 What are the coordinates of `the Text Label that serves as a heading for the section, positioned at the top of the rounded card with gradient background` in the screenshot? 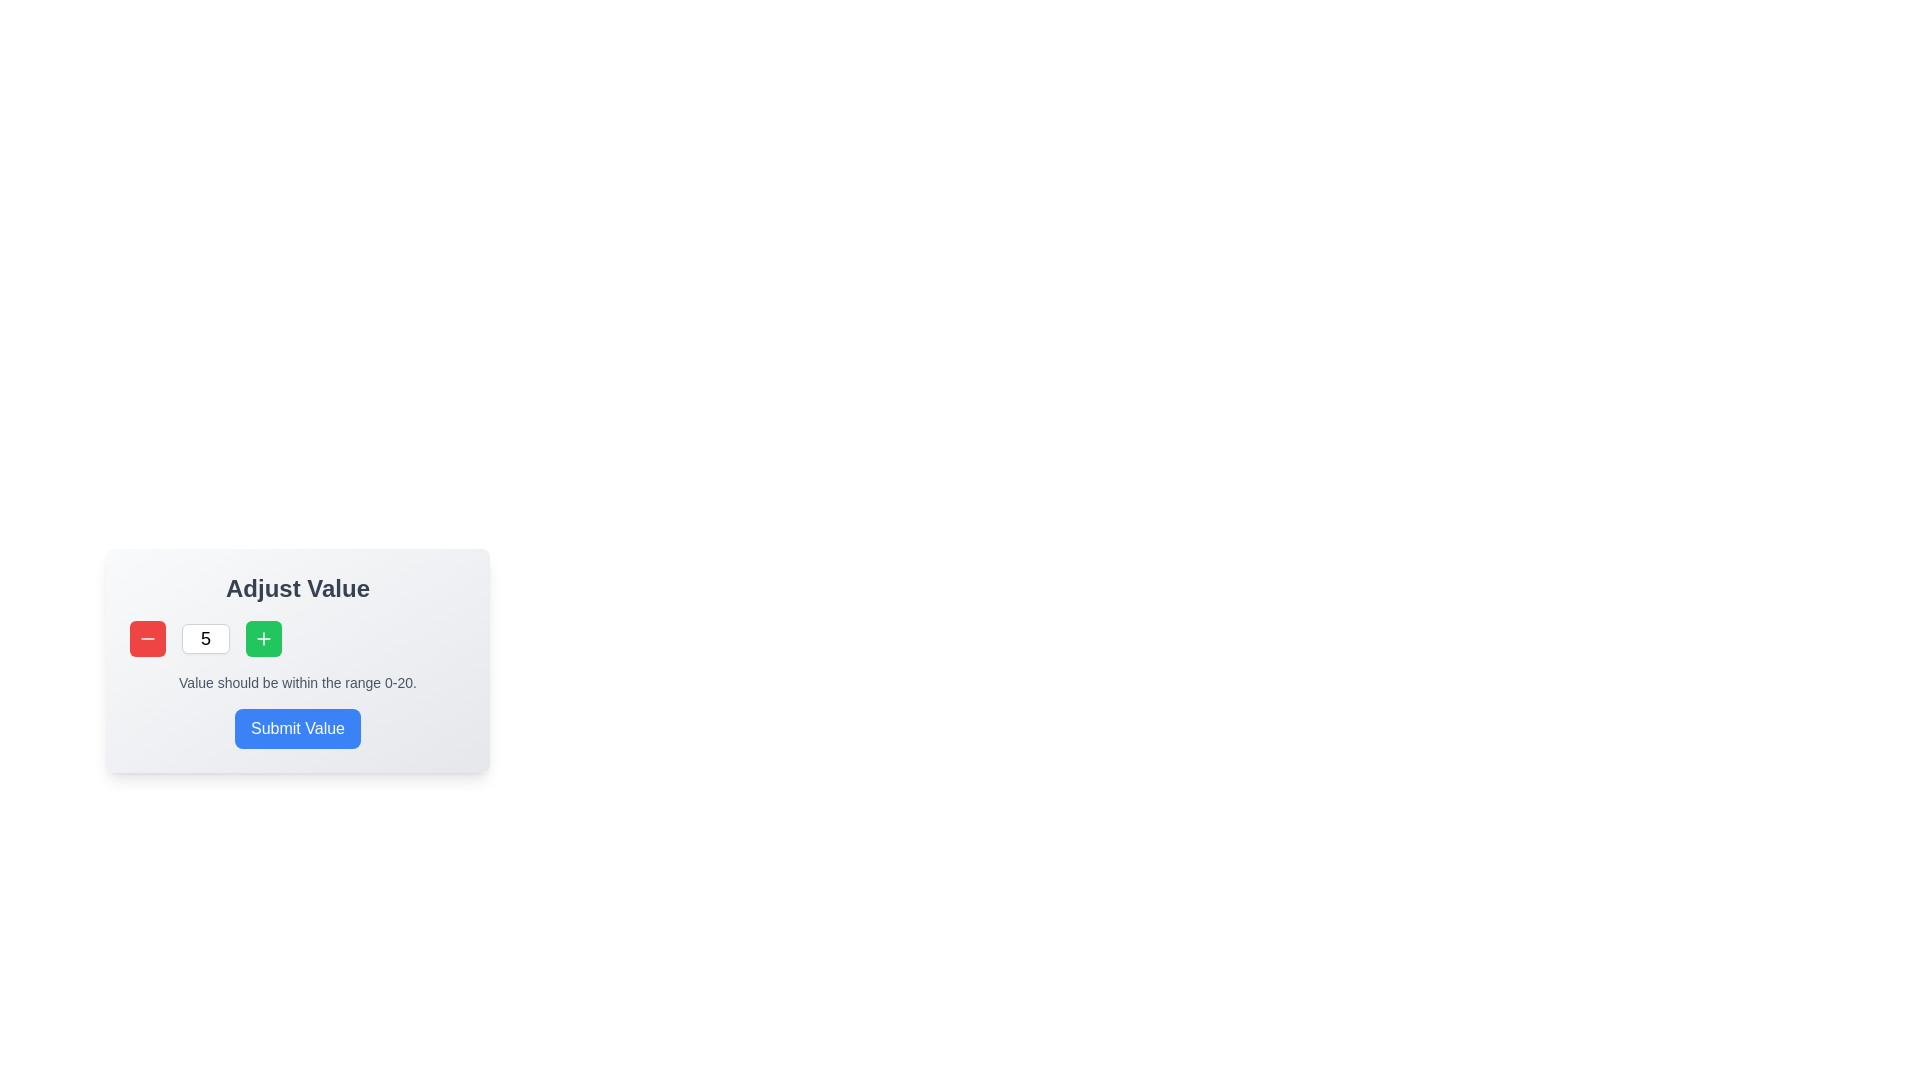 It's located at (296, 588).